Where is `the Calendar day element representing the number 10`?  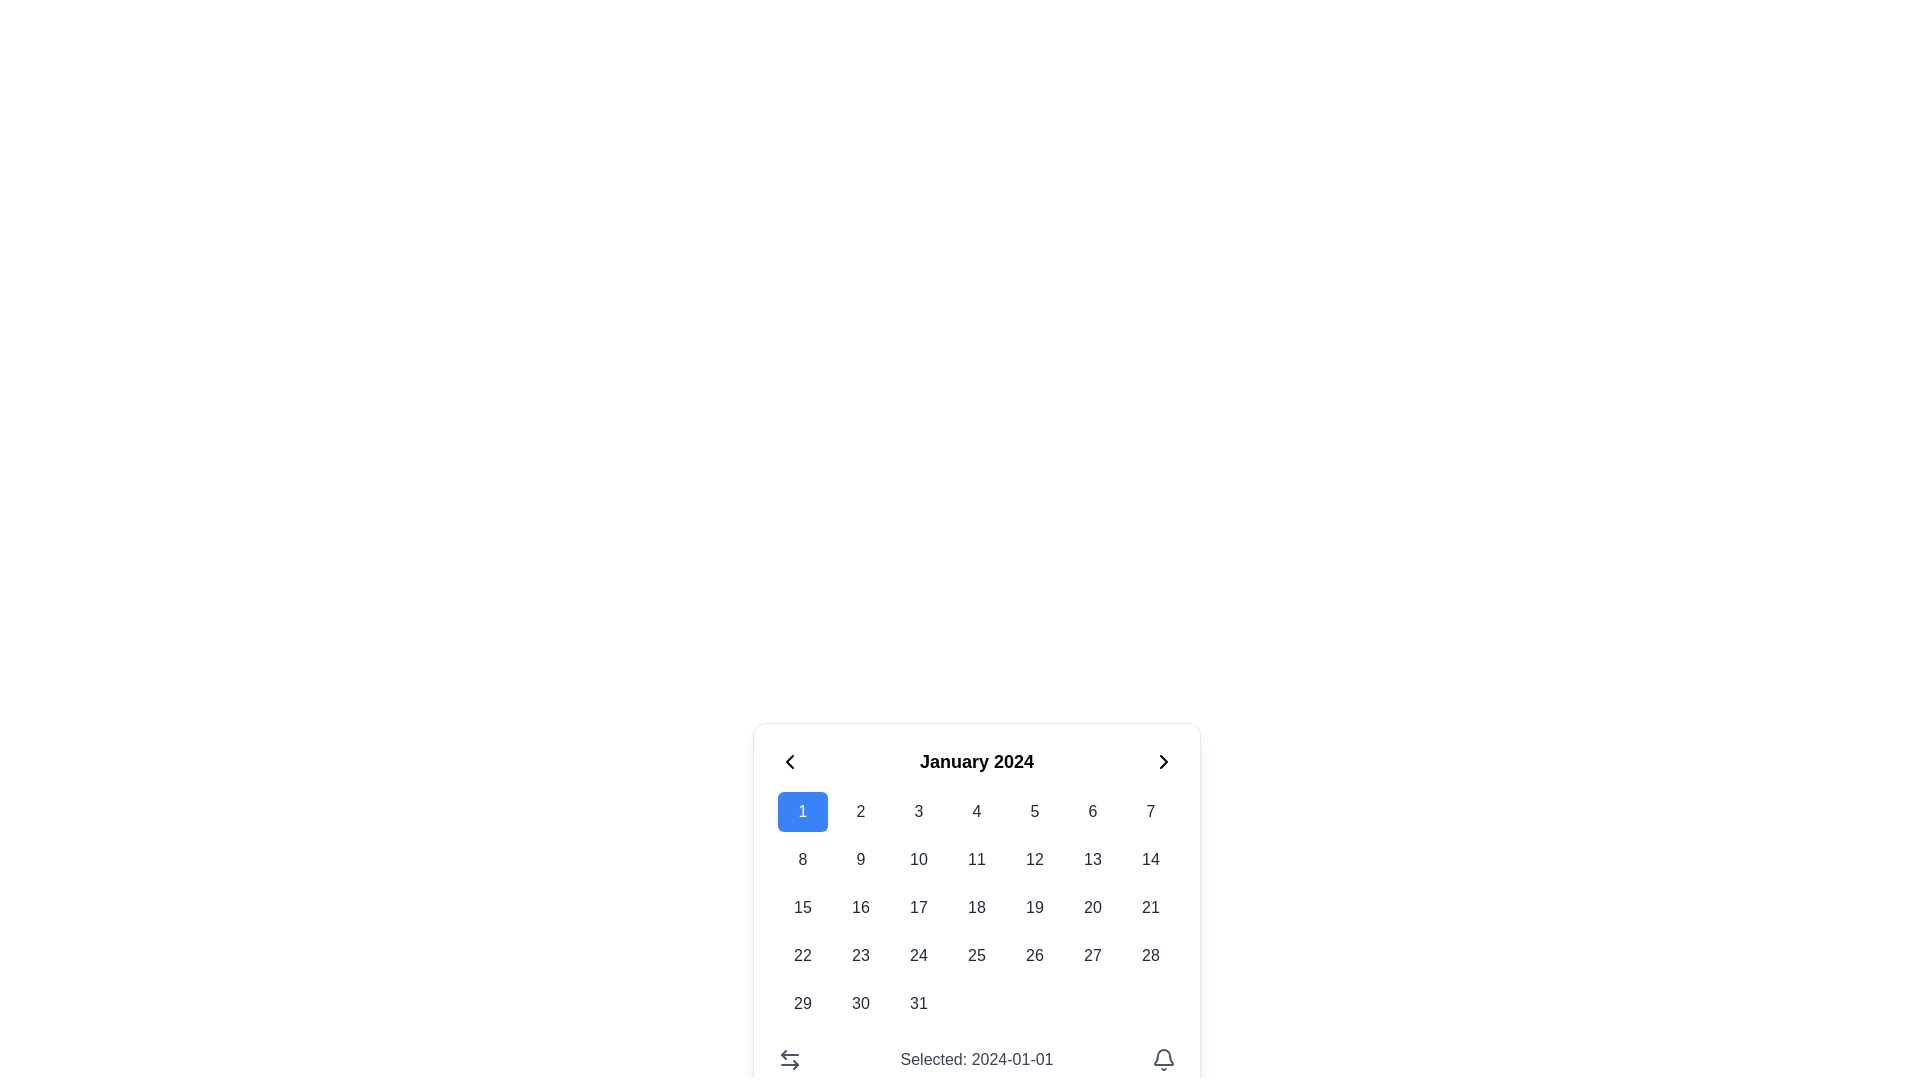
the Calendar day element representing the number 10 is located at coordinates (917, 859).